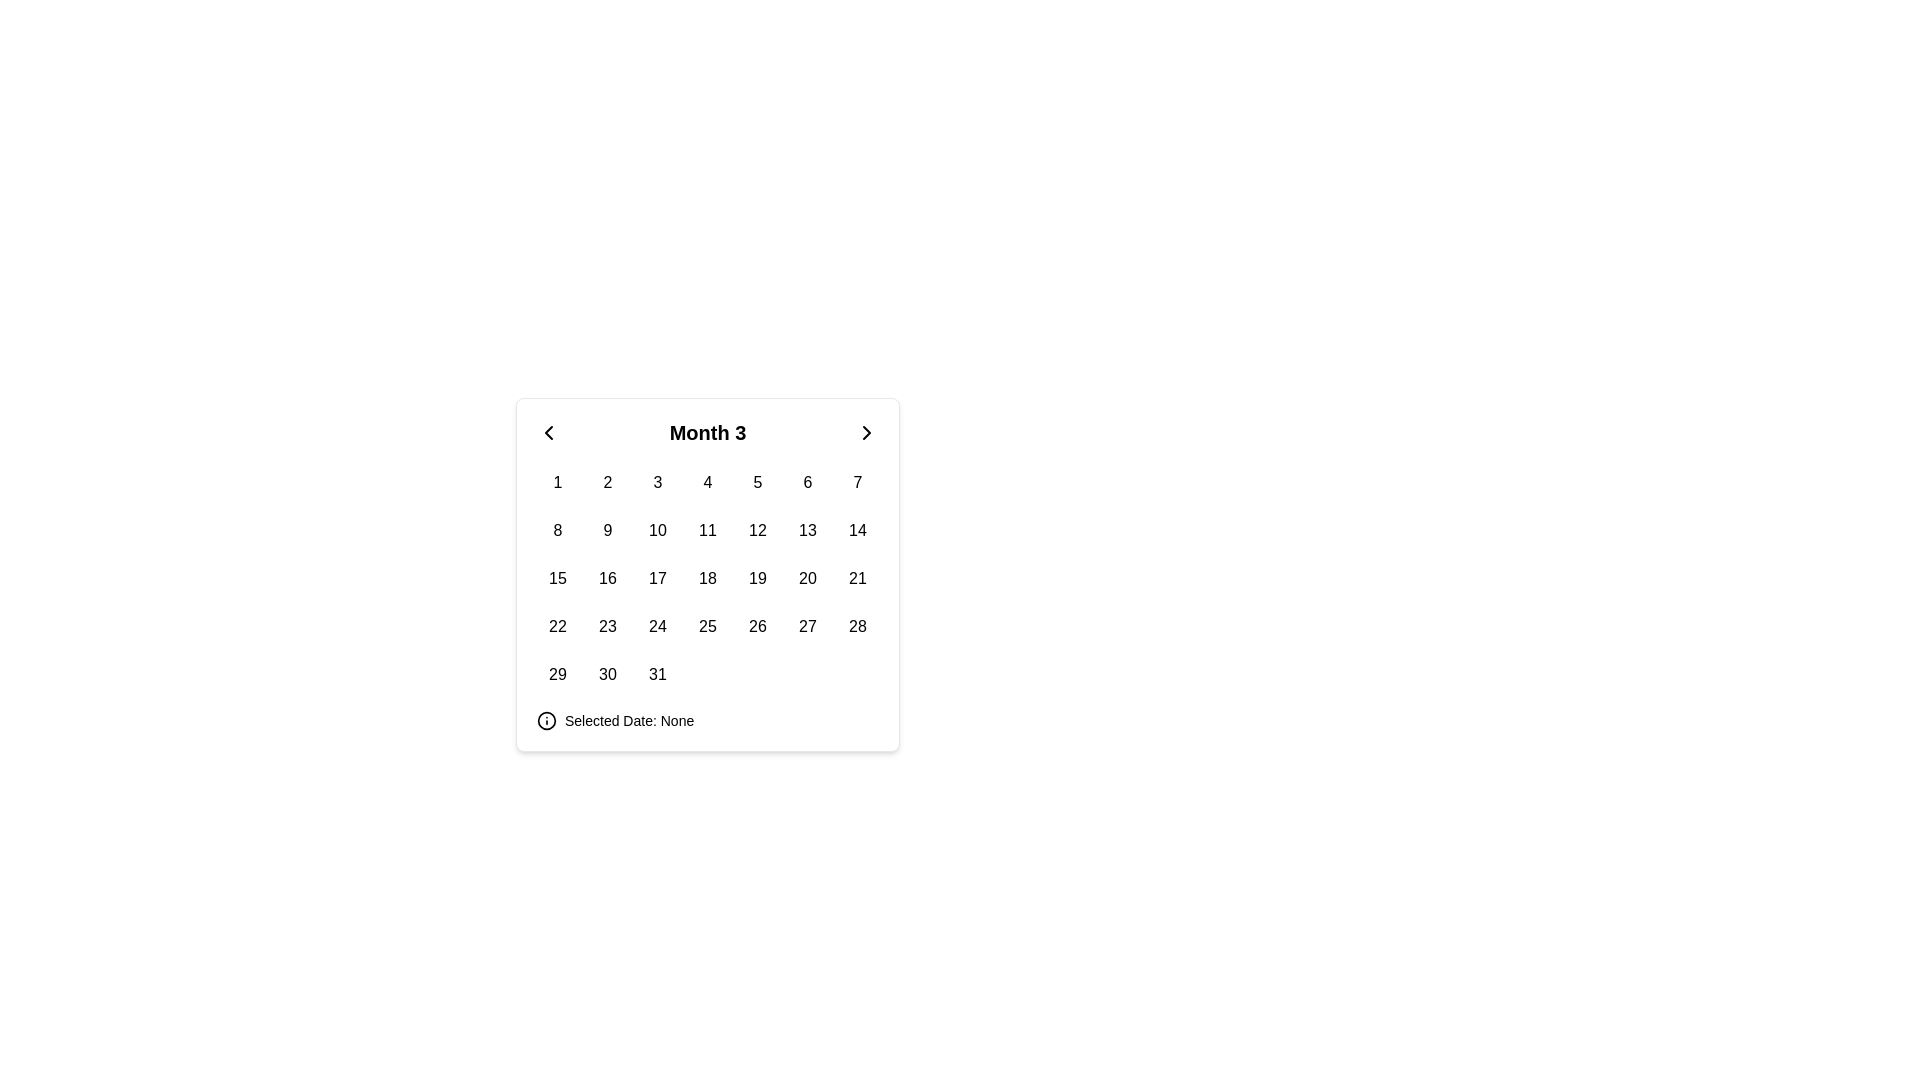  I want to click on the Calendar day cell displaying the number '30', so click(607, 675).